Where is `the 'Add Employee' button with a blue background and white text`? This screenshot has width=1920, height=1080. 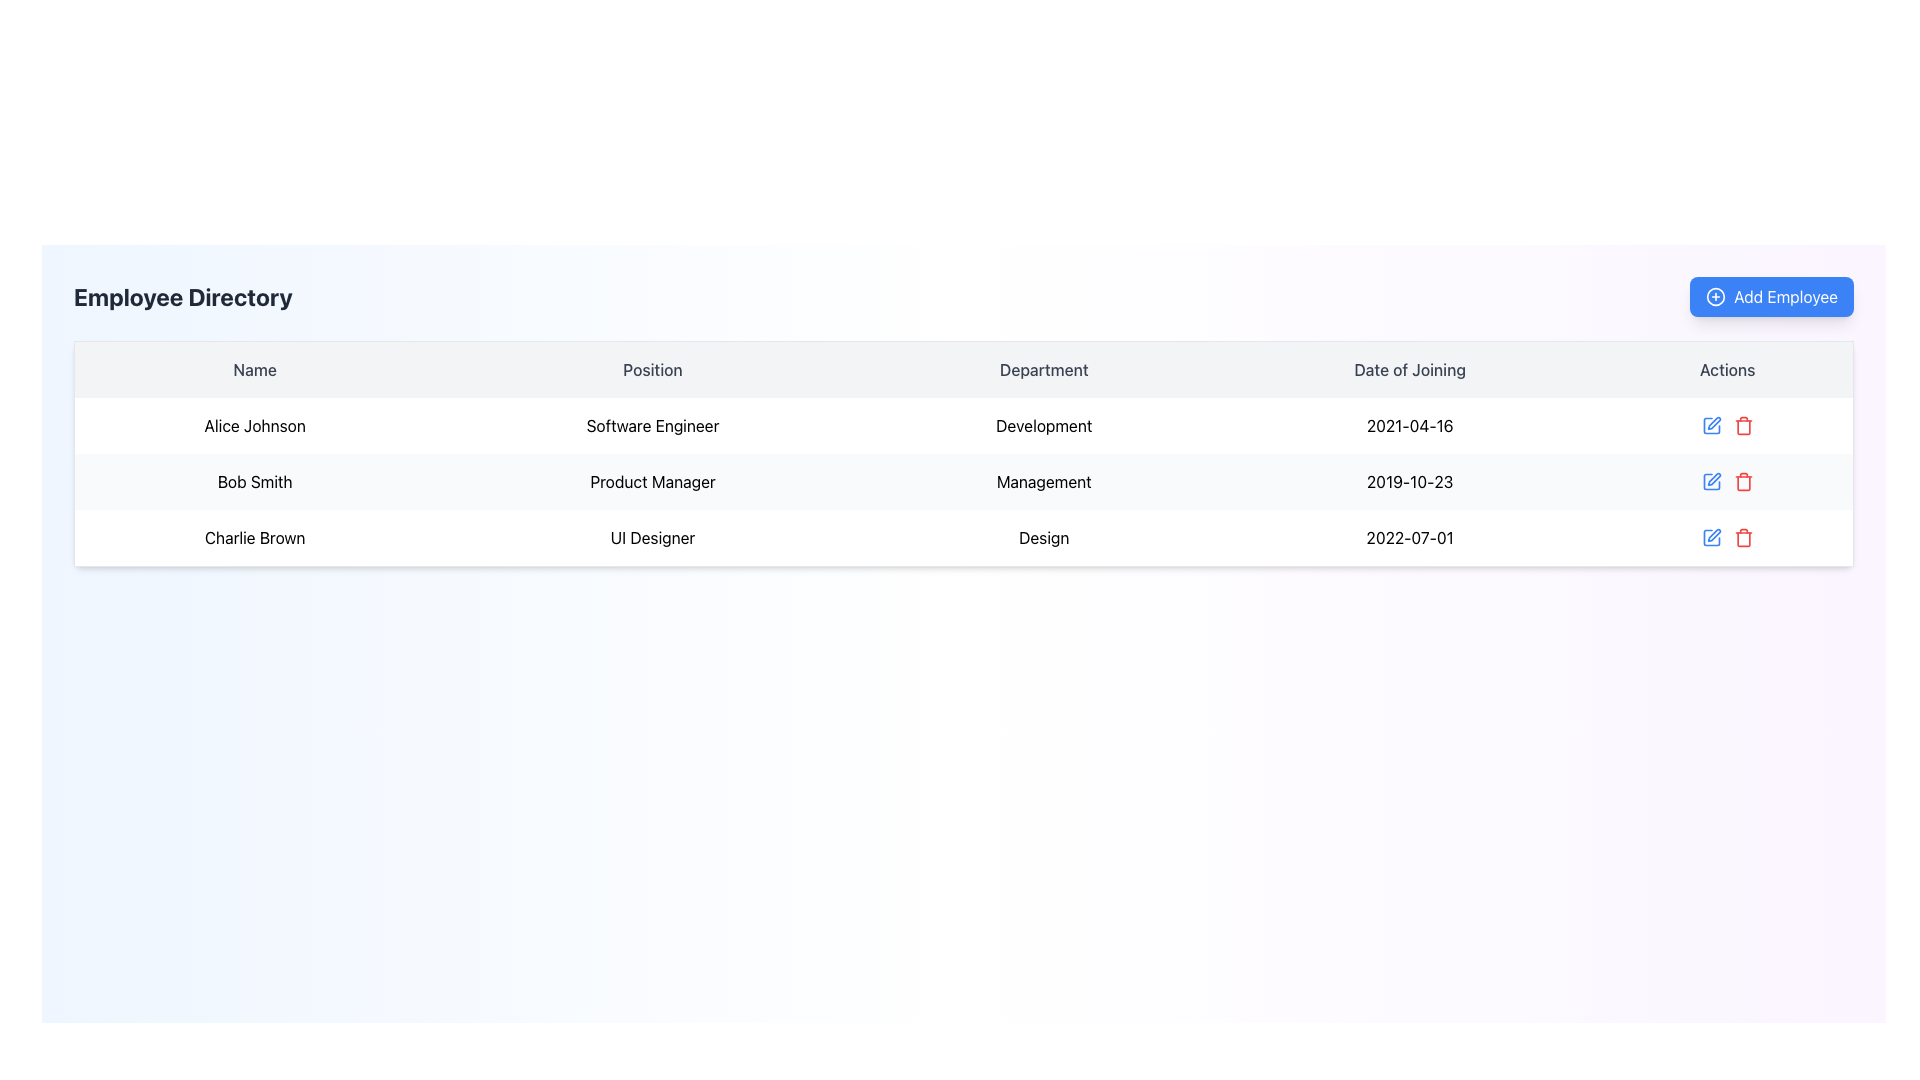 the 'Add Employee' button with a blue background and white text is located at coordinates (1772, 297).